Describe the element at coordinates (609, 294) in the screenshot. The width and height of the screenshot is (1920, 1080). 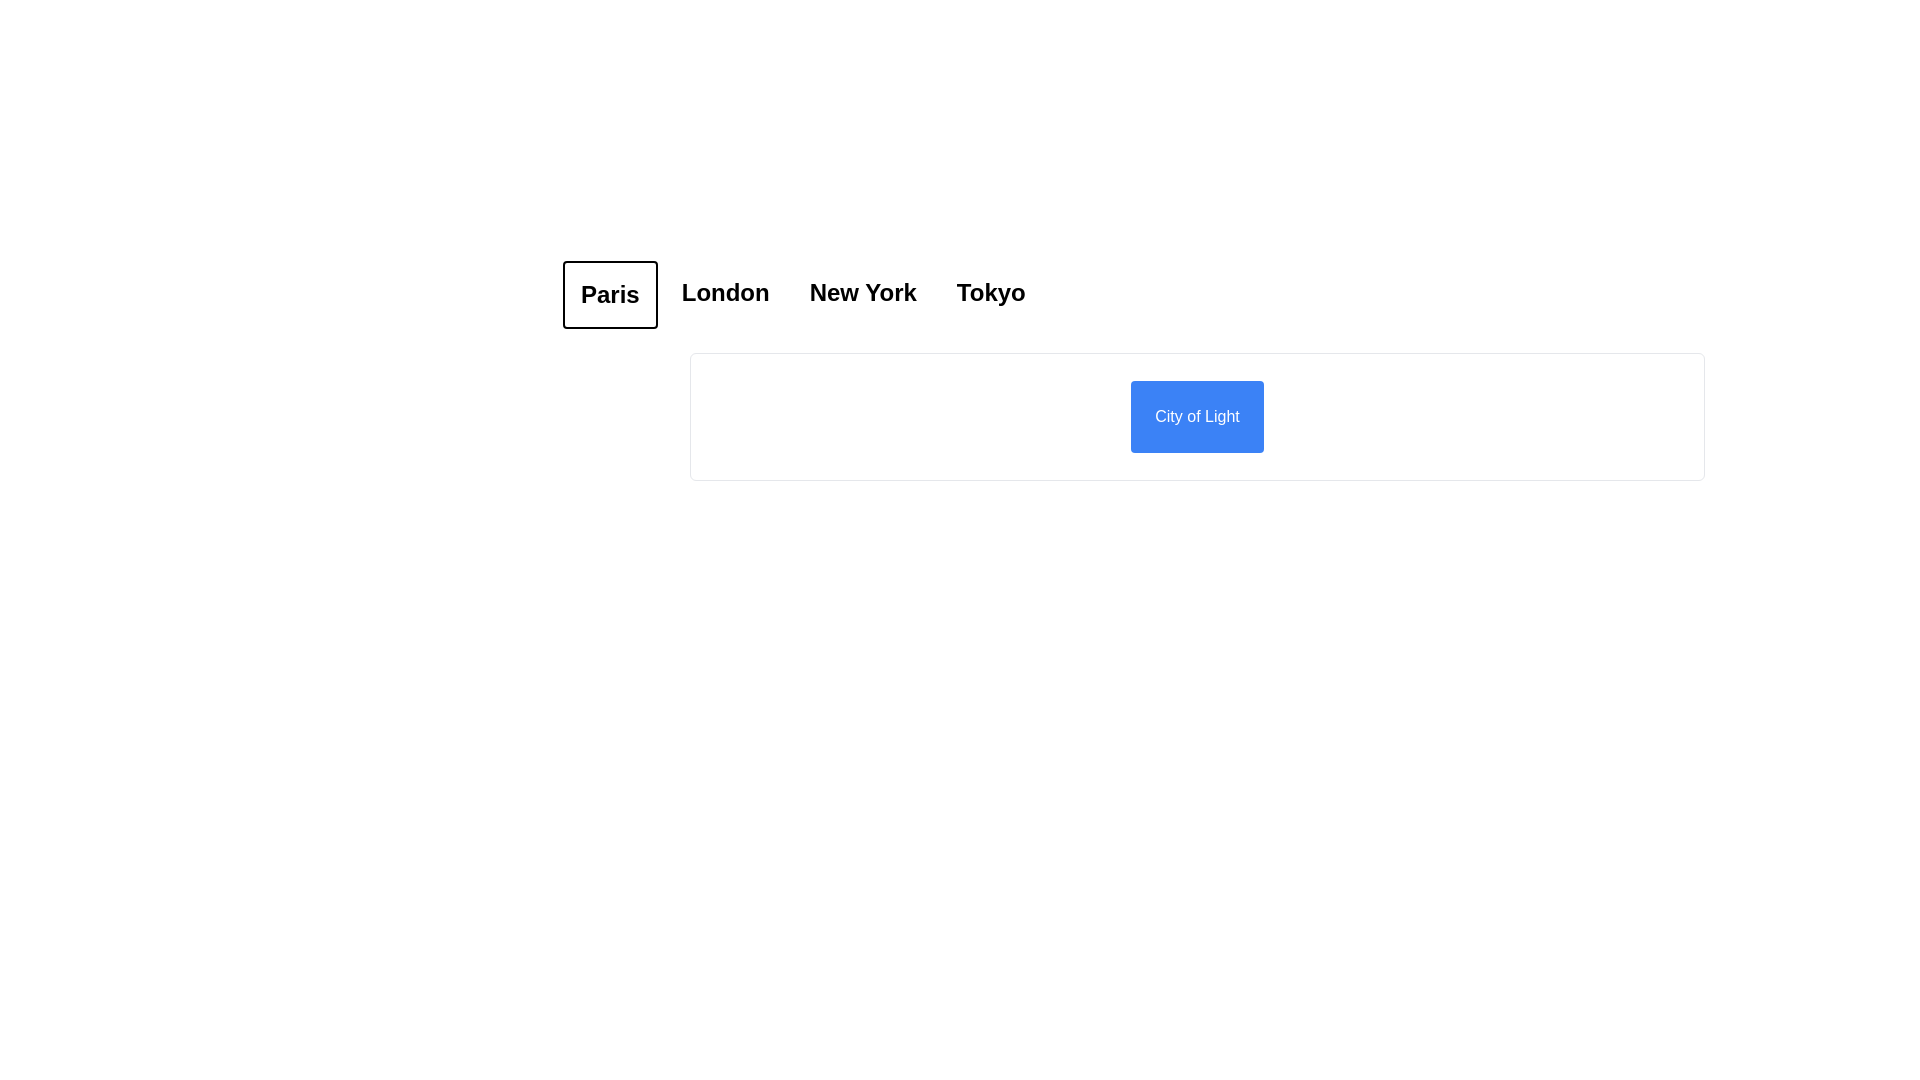
I see `the label displaying 'Paris' in bold, black font` at that location.